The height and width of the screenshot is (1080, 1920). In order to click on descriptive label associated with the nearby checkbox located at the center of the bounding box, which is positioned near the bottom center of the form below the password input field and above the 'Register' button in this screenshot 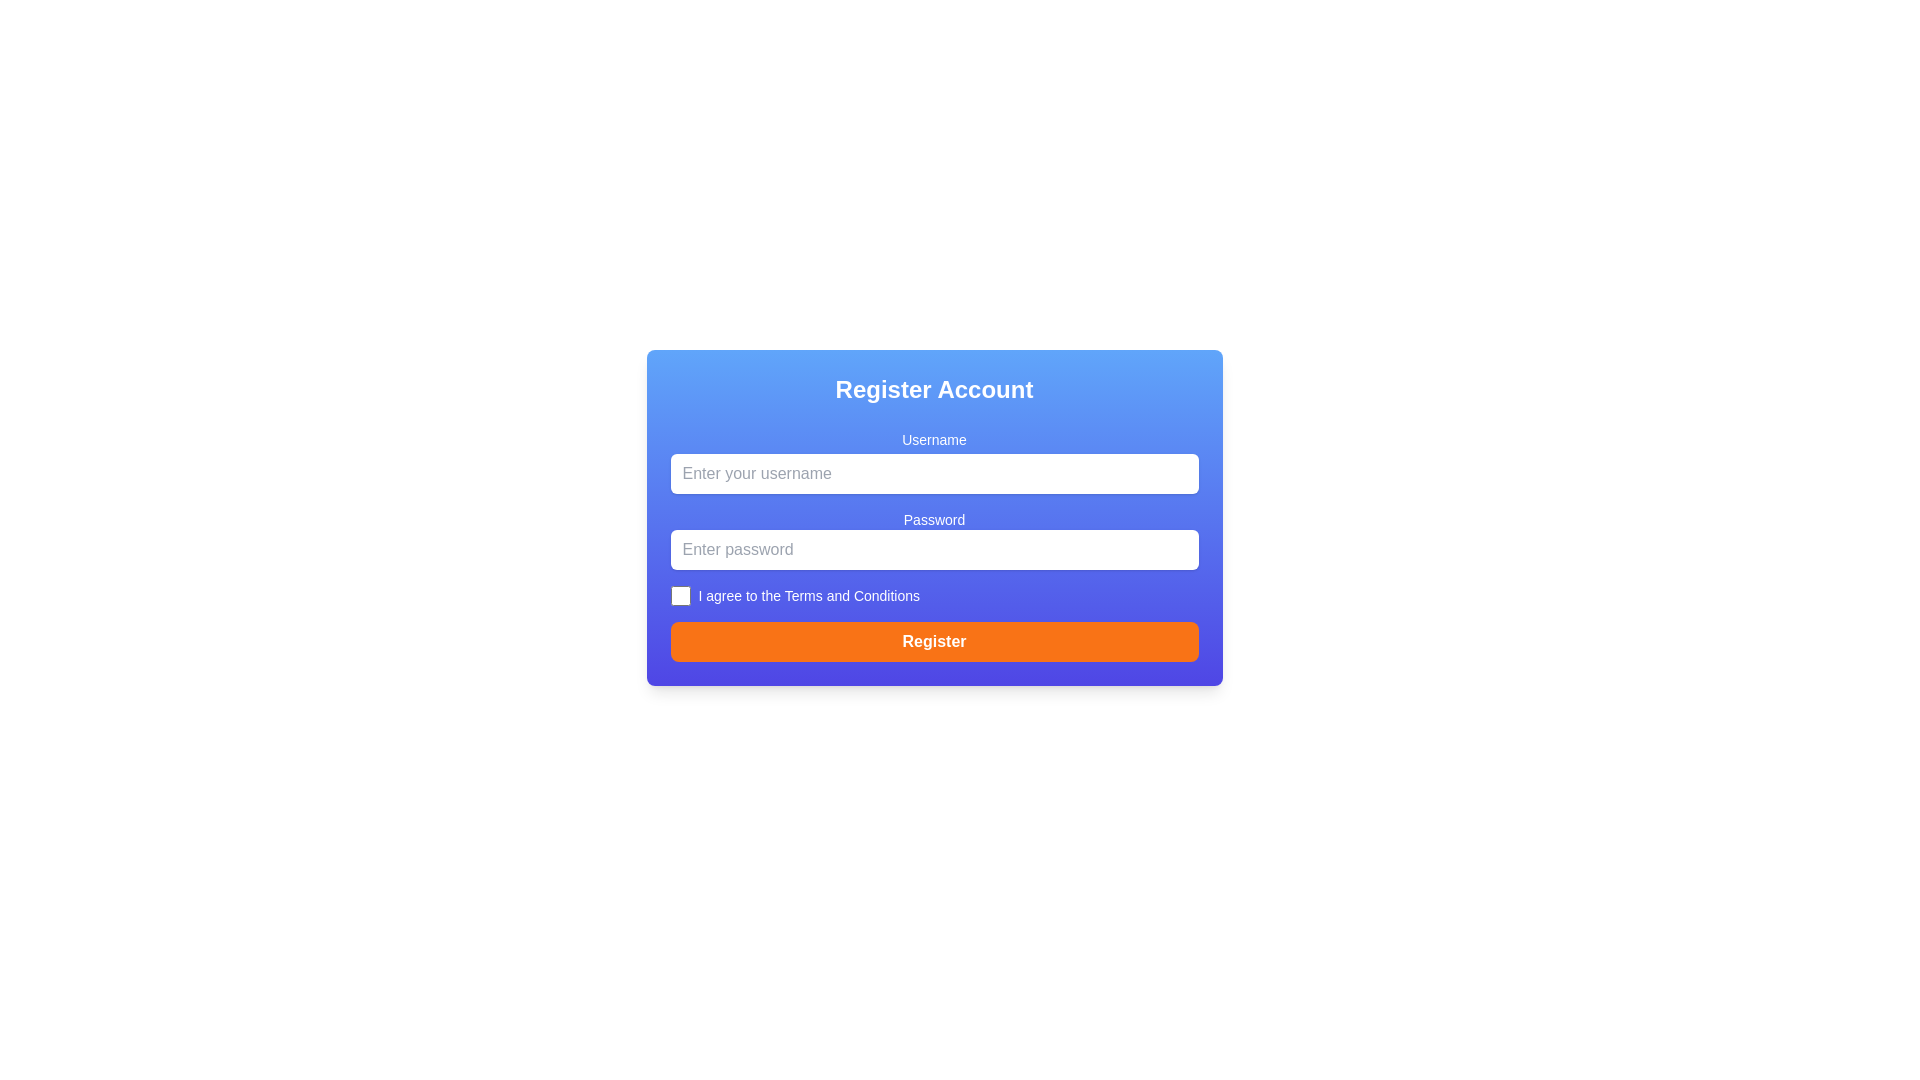, I will do `click(809, 595)`.